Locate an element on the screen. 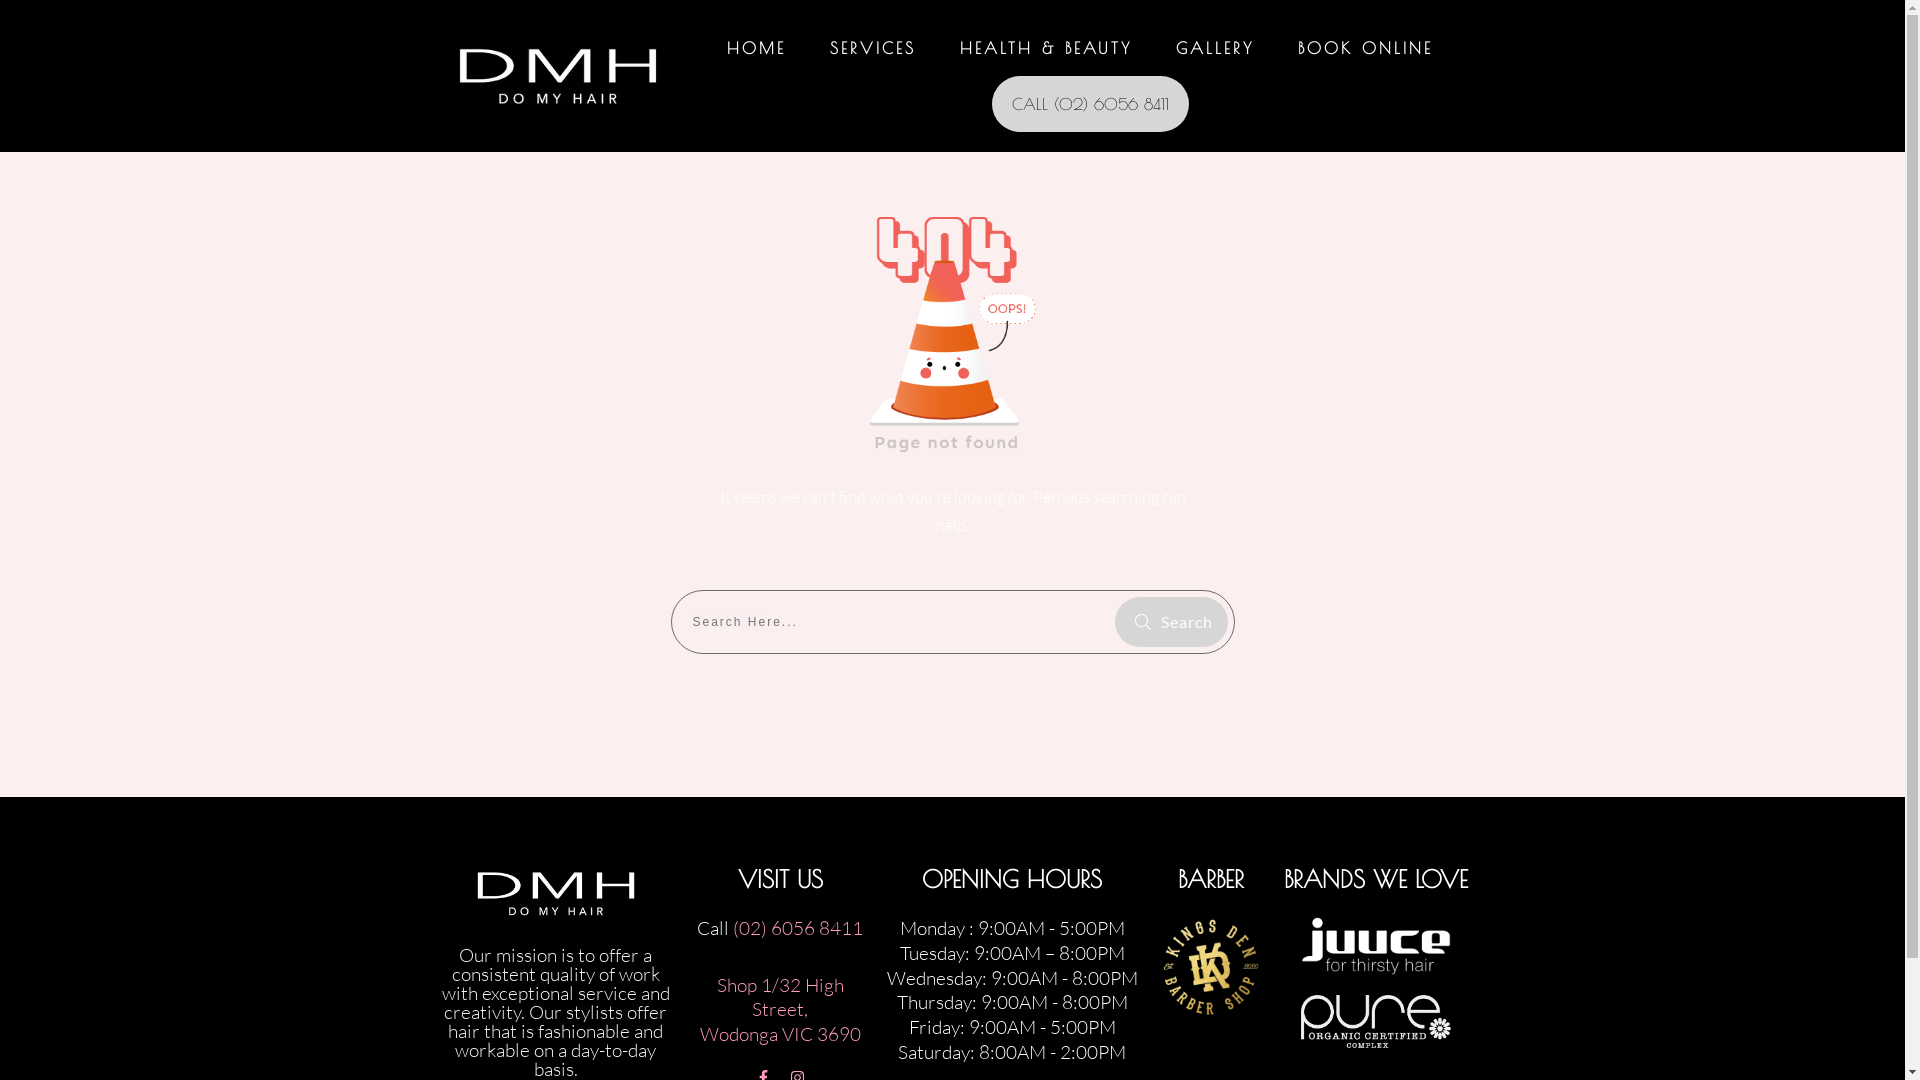 The image size is (1920, 1080). '404 img alpha-8 (1)' is located at coordinates (952, 326).